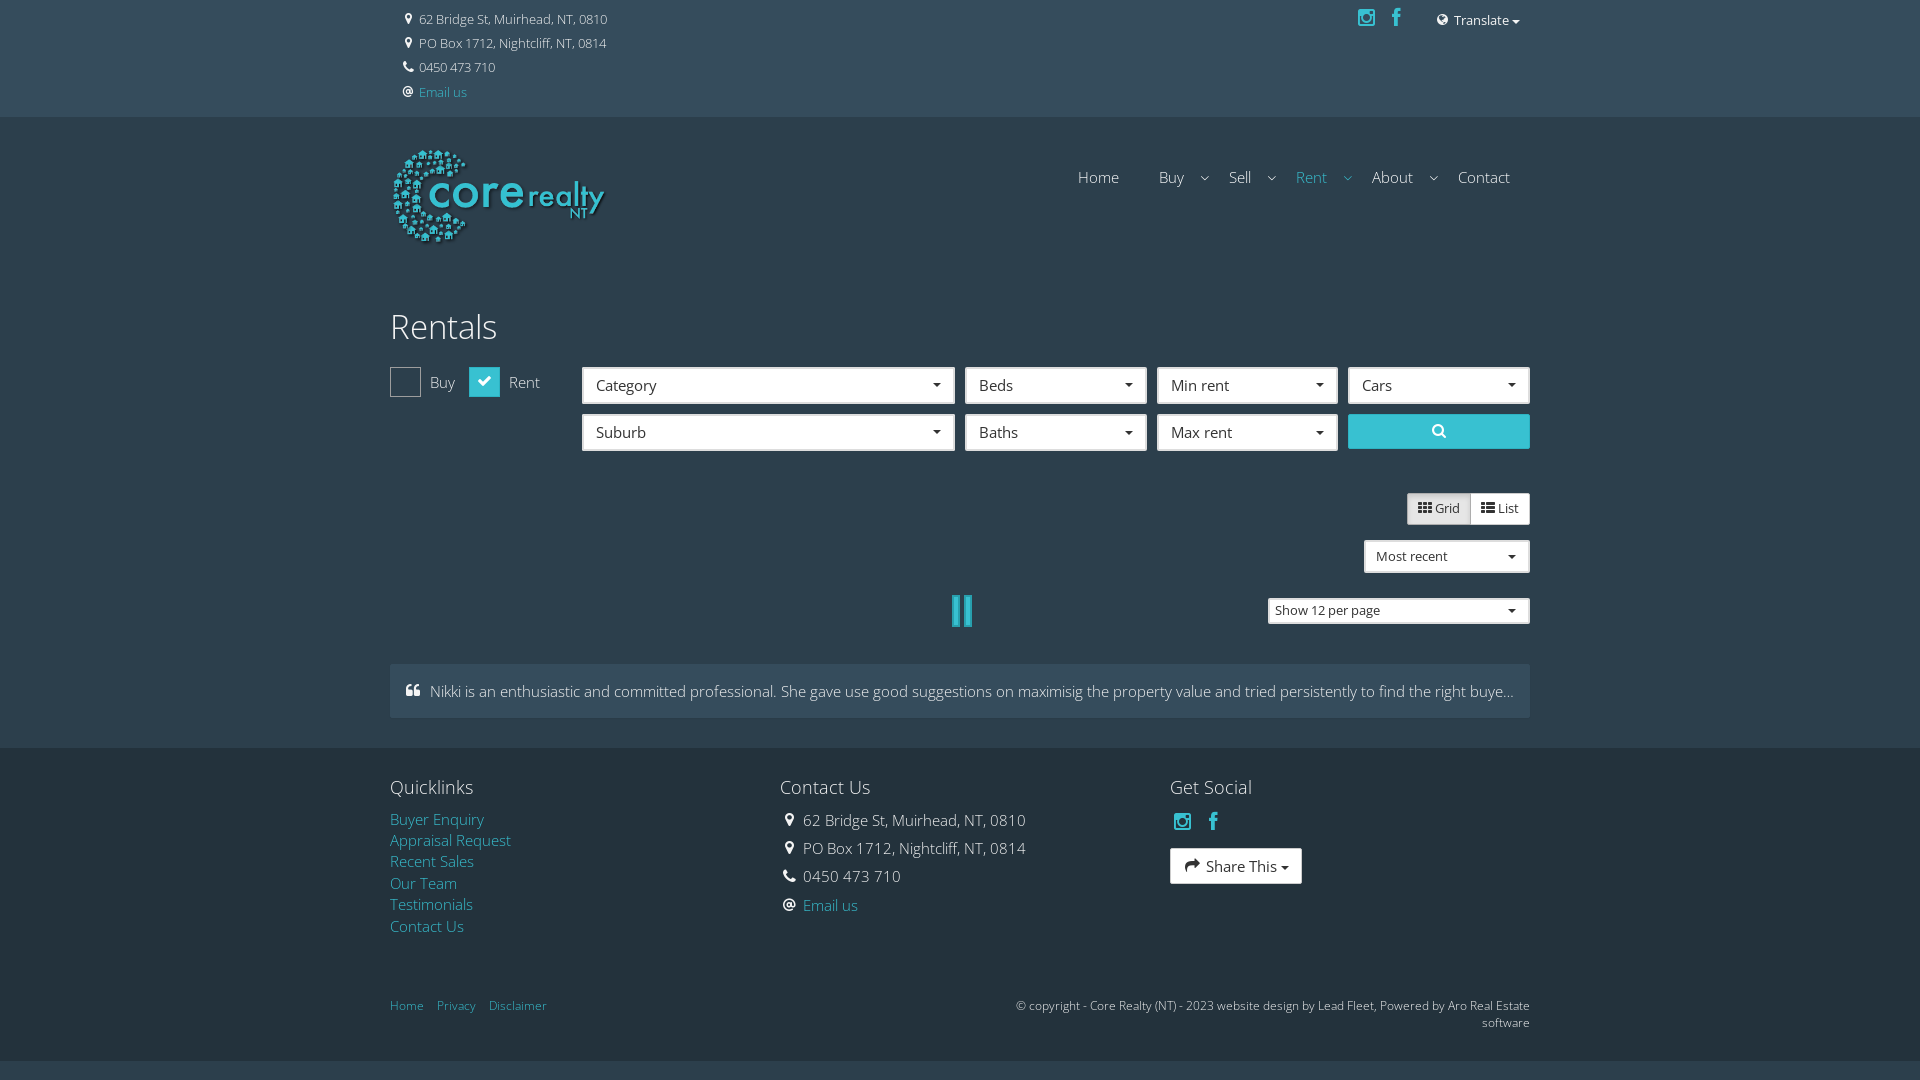 The image size is (1920, 1080). Describe the element at coordinates (1483, 176) in the screenshot. I see `'Contact'` at that location.